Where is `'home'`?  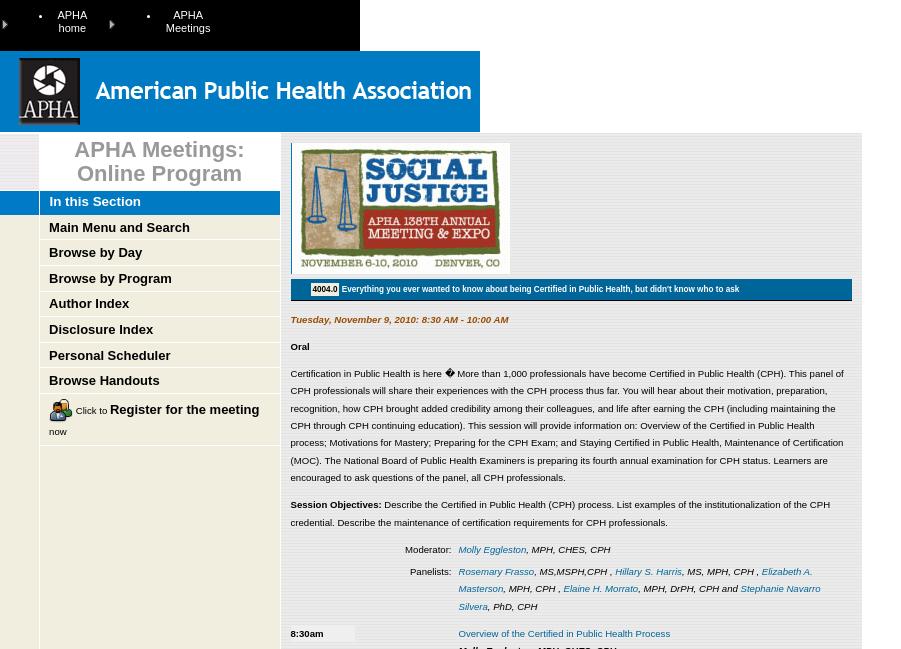 'home' is located at coordinates (57, 25).